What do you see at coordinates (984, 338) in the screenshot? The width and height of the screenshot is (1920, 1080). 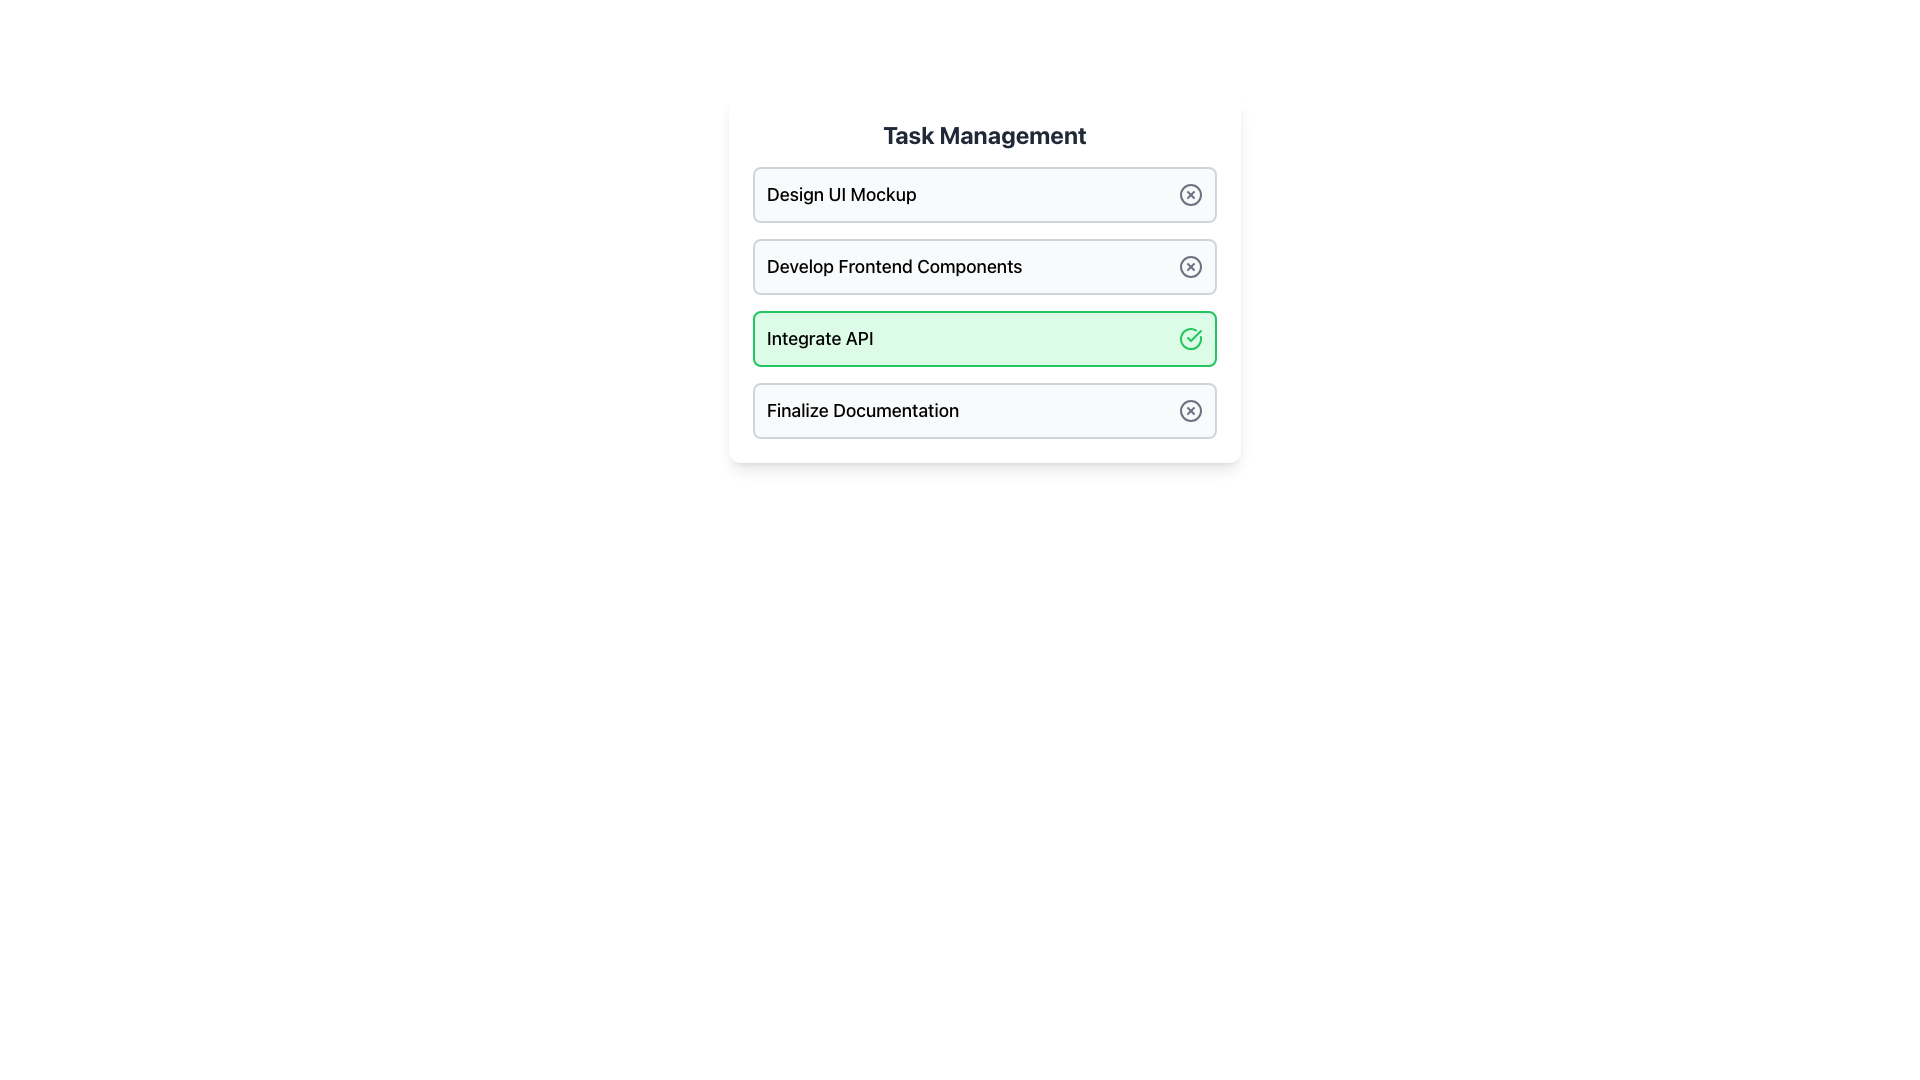 I see `the completed task item labeled 'Integrate API' in the 'Task Management' section` at bounding box center [984, 338].